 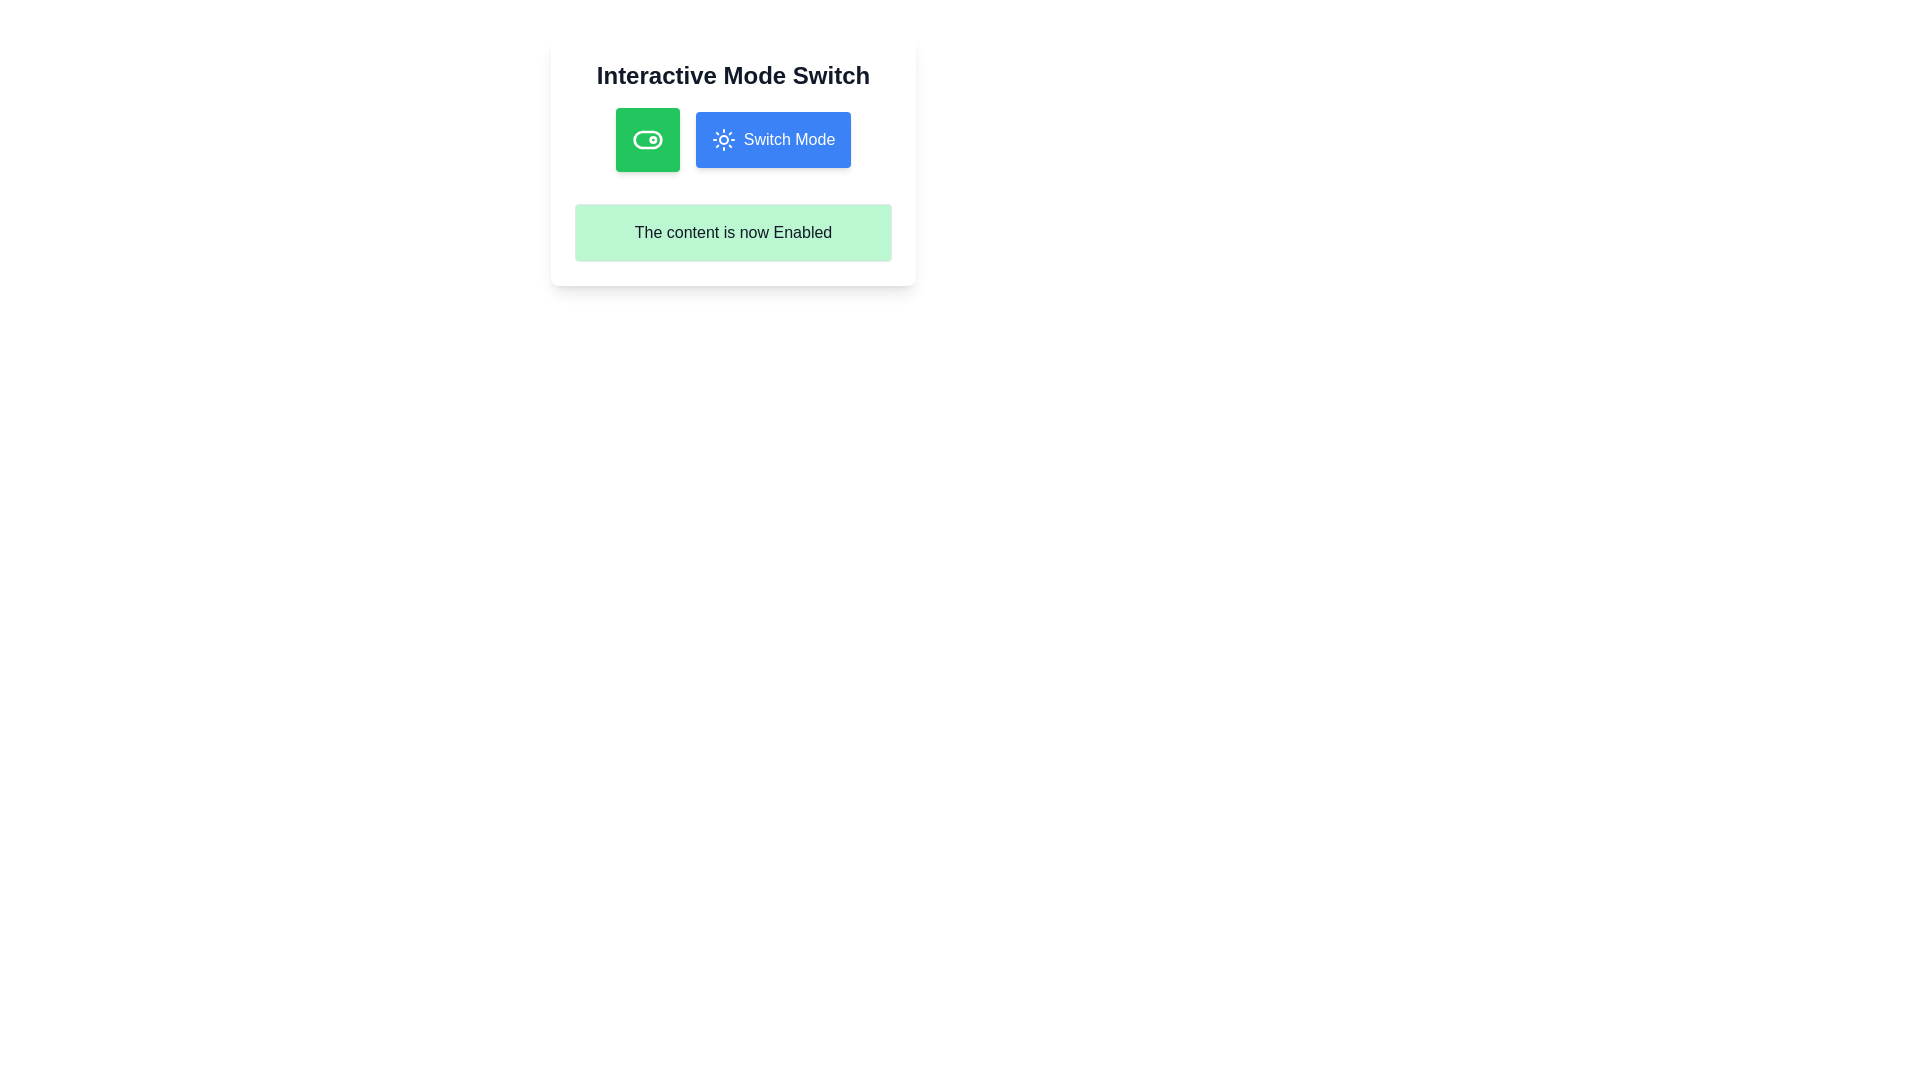 I want to click on the Vector icon toggle switch, which has a green oval background and a small white circle indicating it is in the 'On' state, located below the 'Interactive Mode Switch' title and to the left of the 'Switch Mode' blue button, so click(x=647, y=138).